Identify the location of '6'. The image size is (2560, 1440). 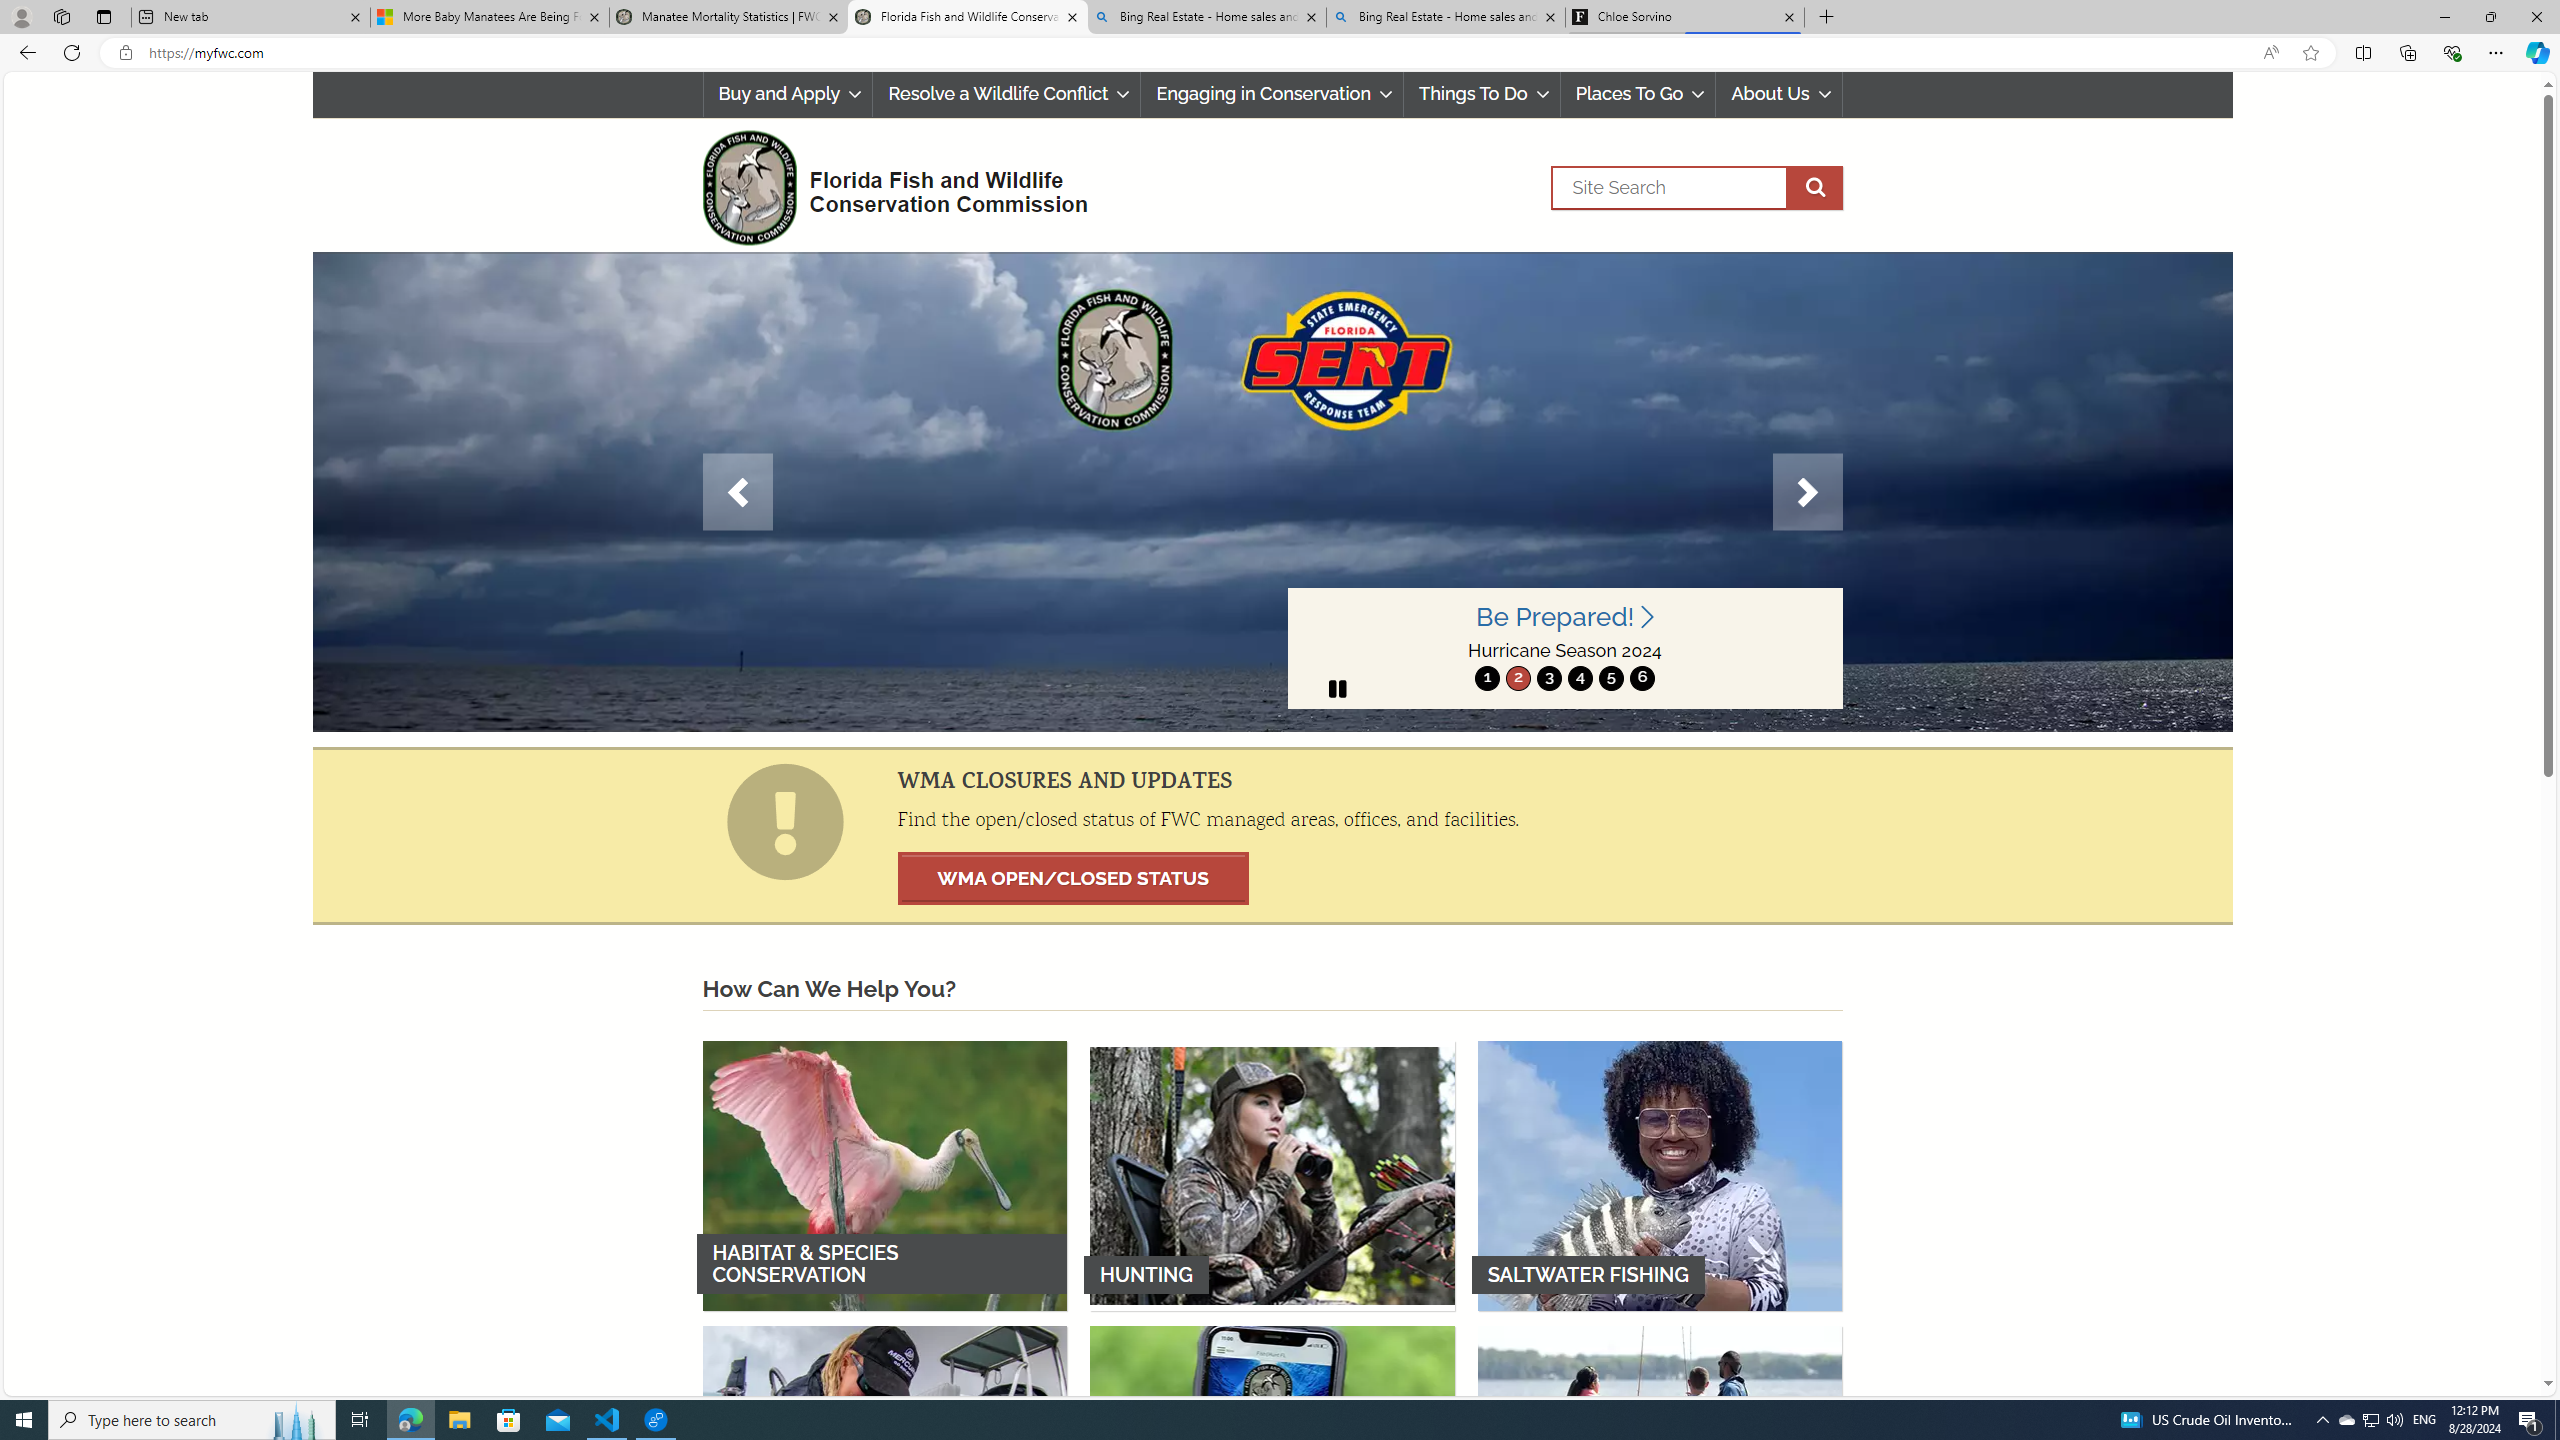
(1642, 677).